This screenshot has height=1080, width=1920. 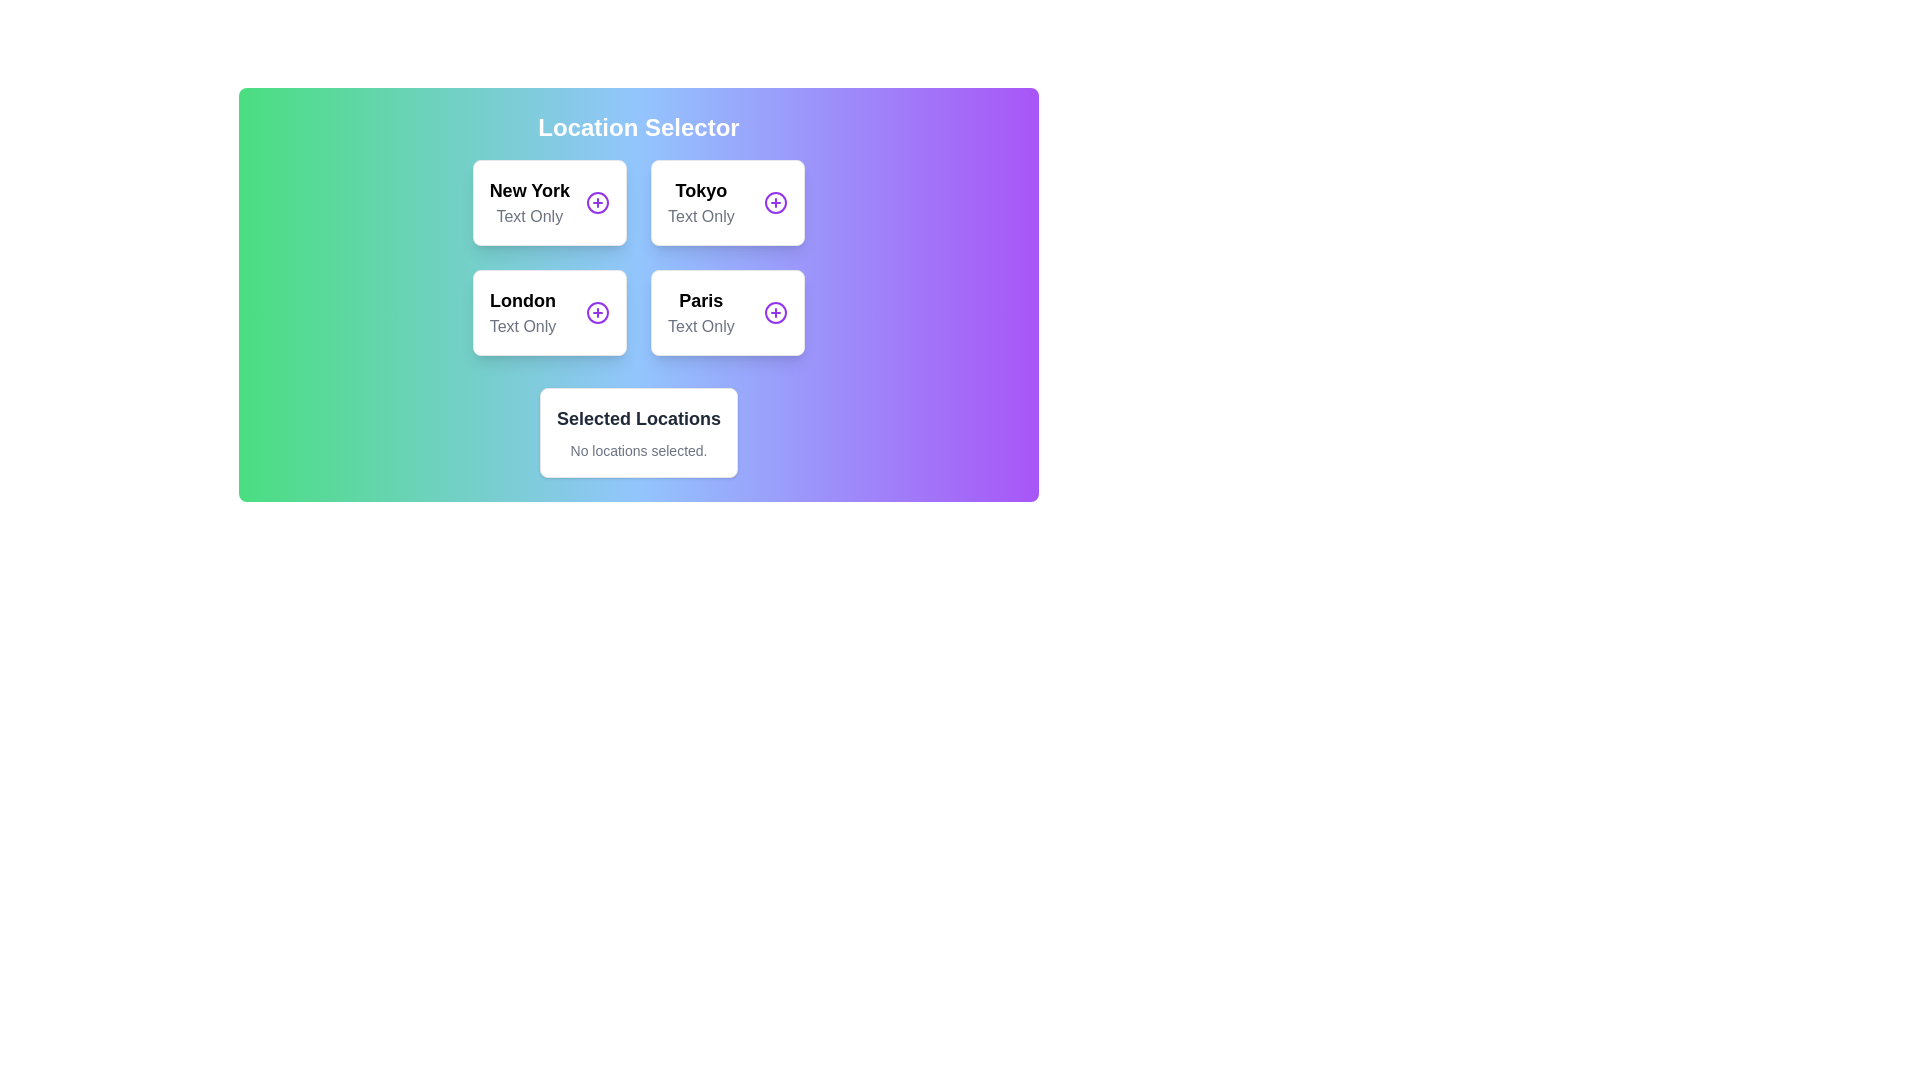 What do you see at coordinates (775, 312) in the screenshot?
I see `the circular action button with a plus symbol located at the bottom-right corner of the card for 'Paris'` at bounding box center [775, 312].